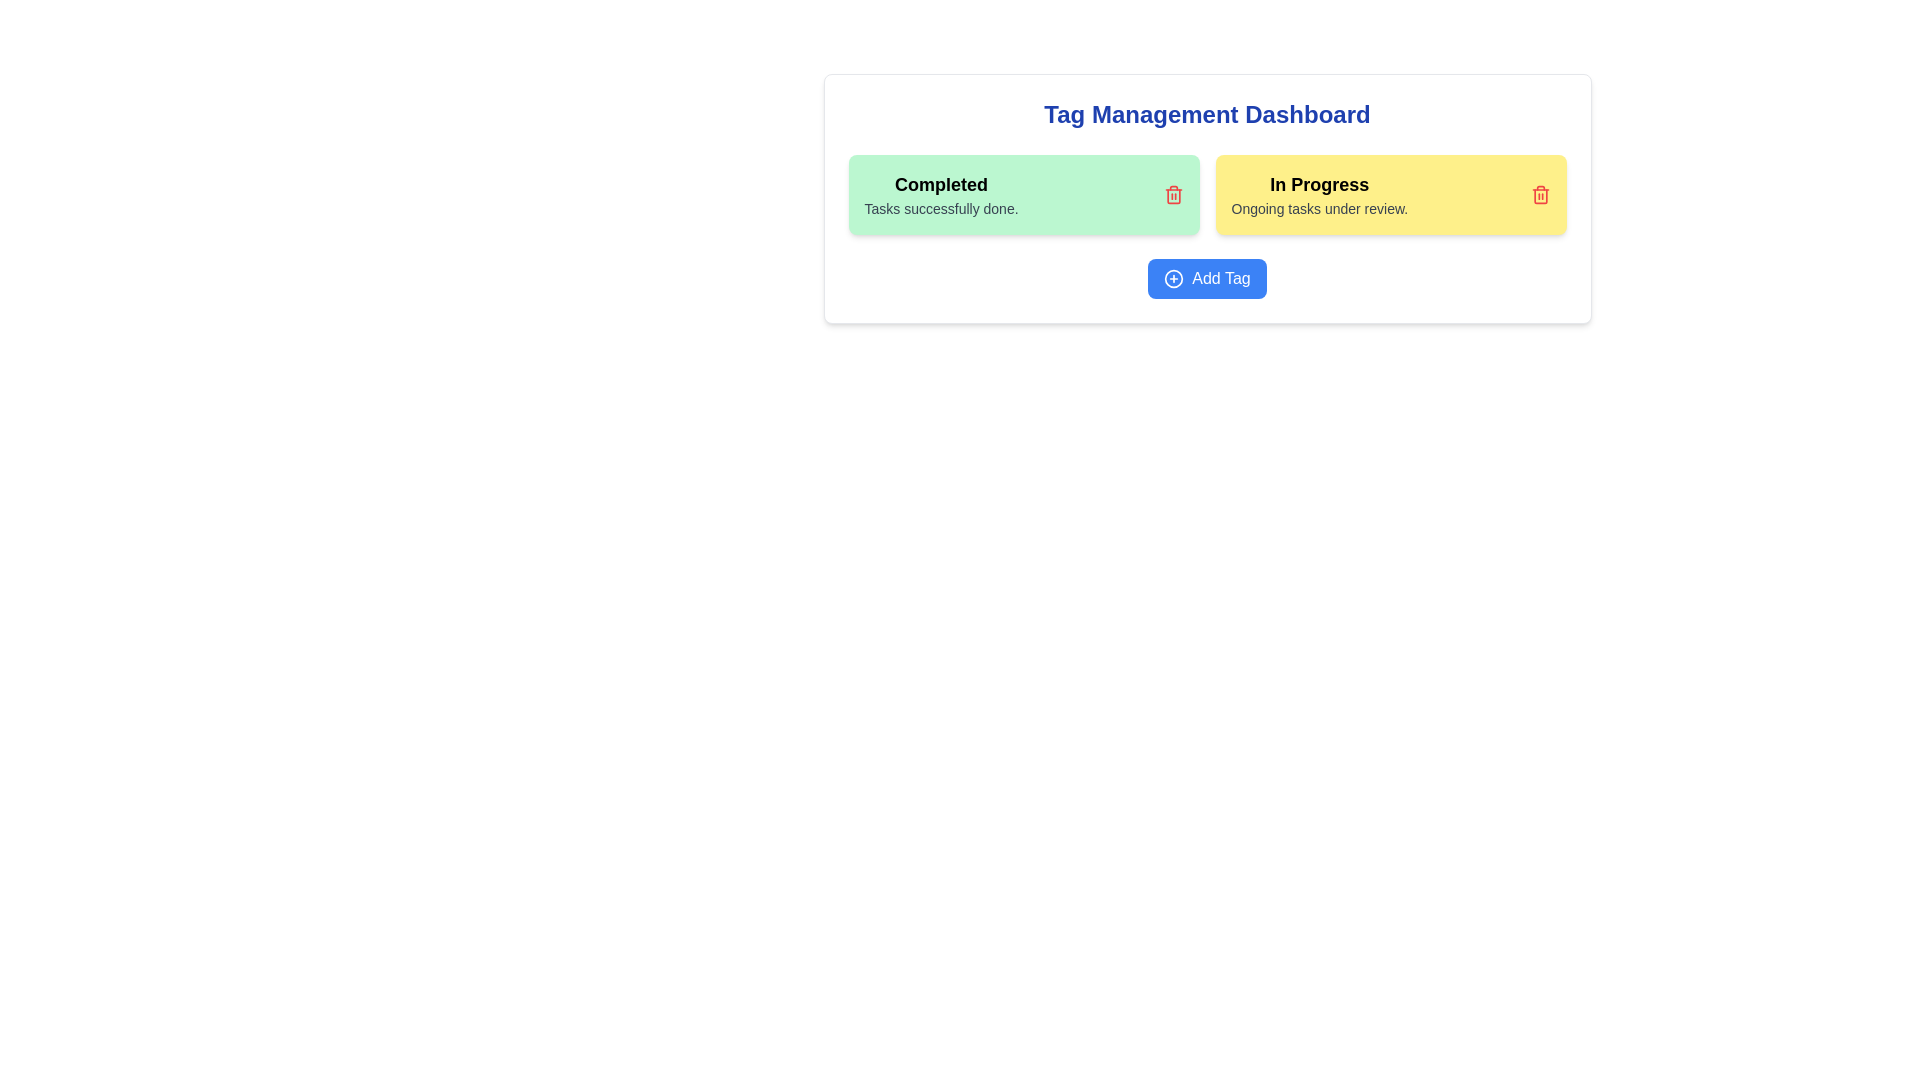  I want to click on the red trash can icon button located in the green box labeled 'Completed', so click(1173, 195).